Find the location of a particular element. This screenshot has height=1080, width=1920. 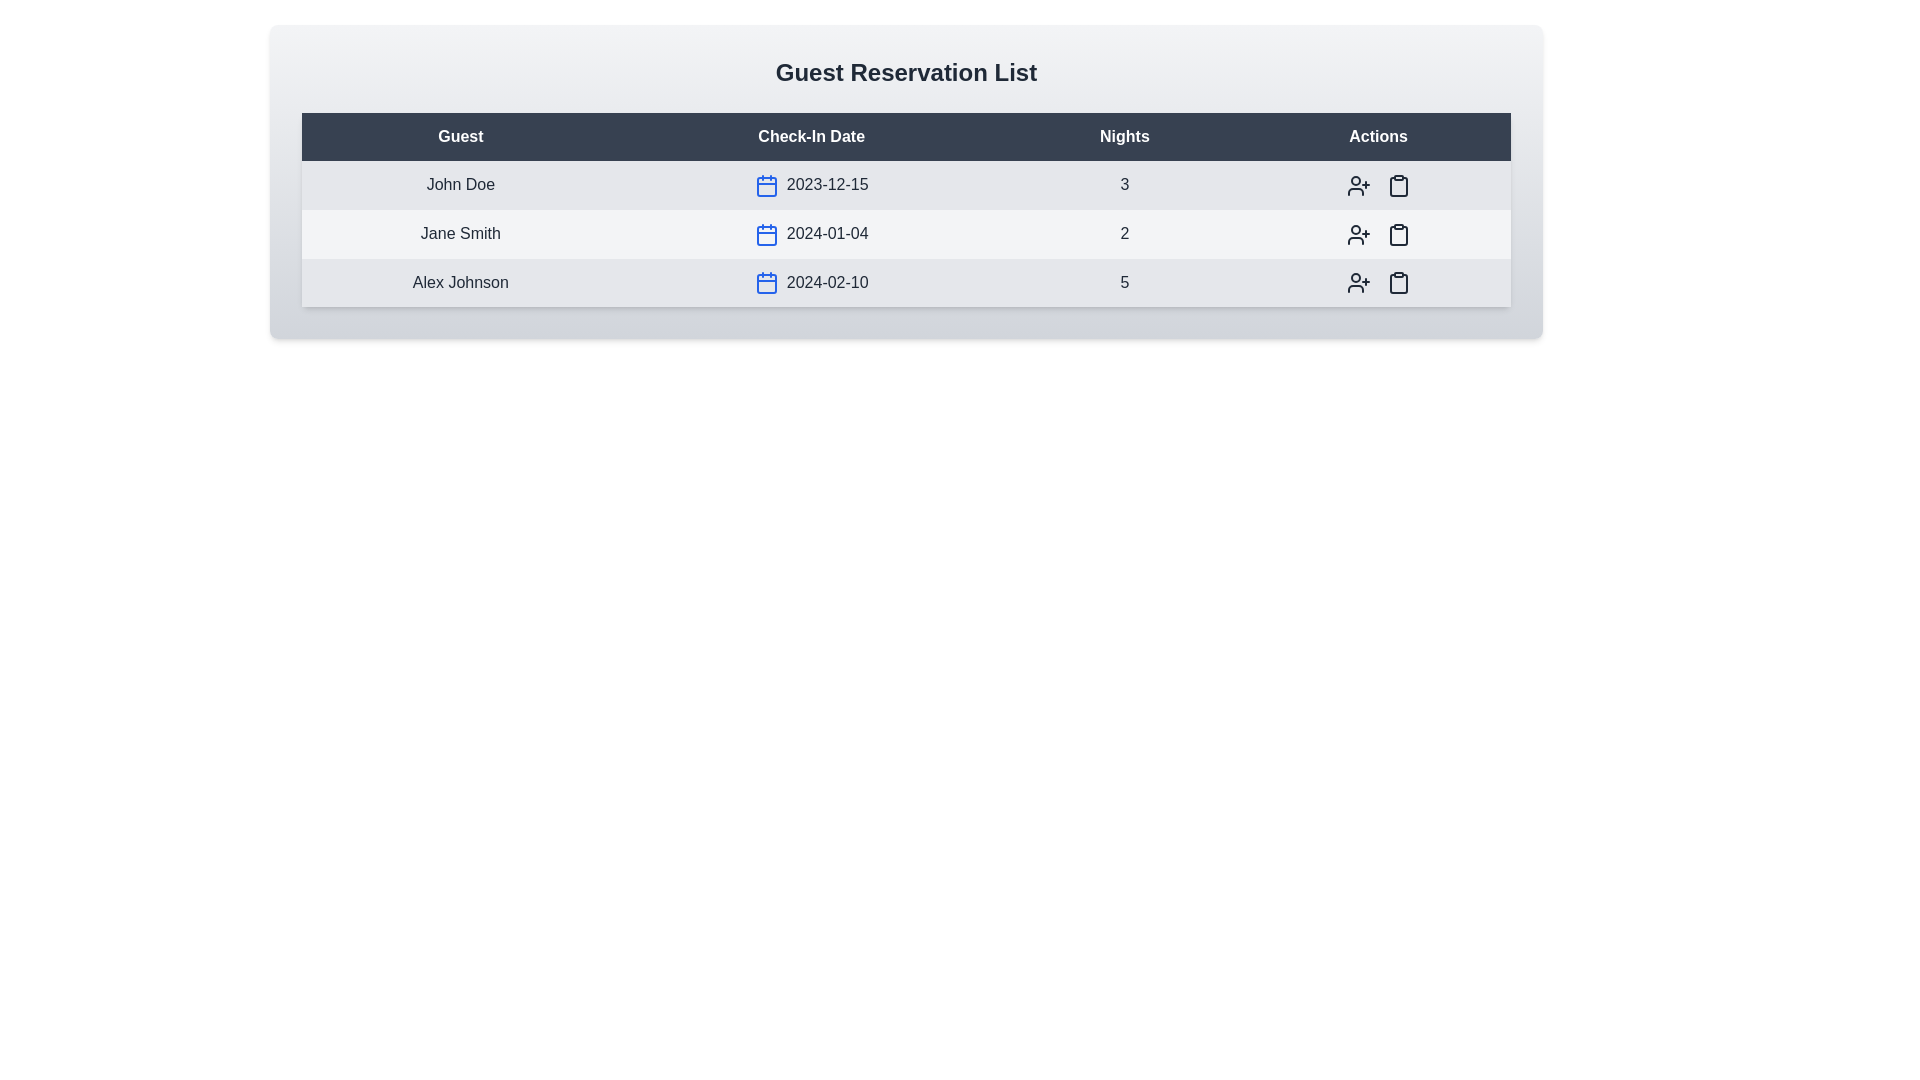

the 'Nights' column header in the table, which is the third column header located between 'Check-In Date' and 'Actions' is located at coordinates (1124, 136).